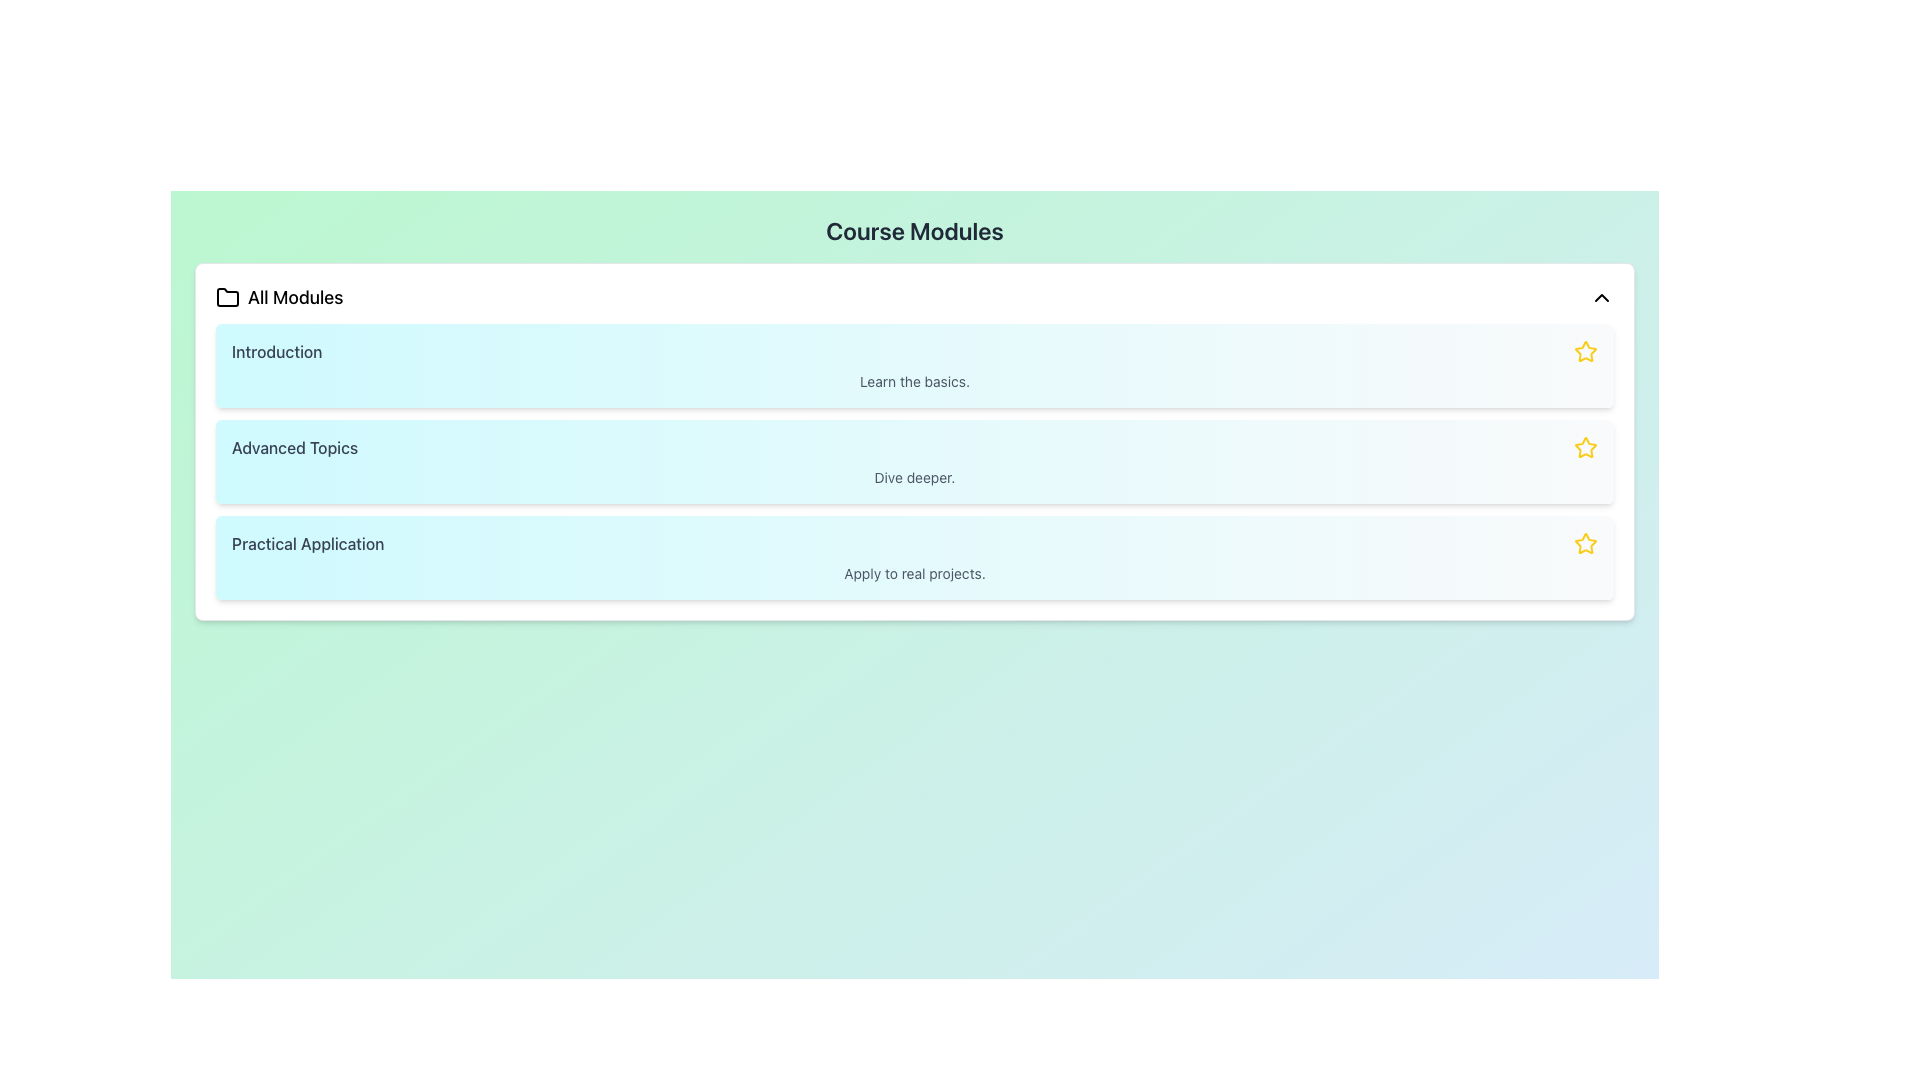 The height and width of the screenshot is (1080, 1920). What do you see at coordinates (1584, 543) in the screenshot?
I see `the interactive star icon located to the right of the course module 'Practical Application' to mark it as favorite` at bounding box center [1584, 543].